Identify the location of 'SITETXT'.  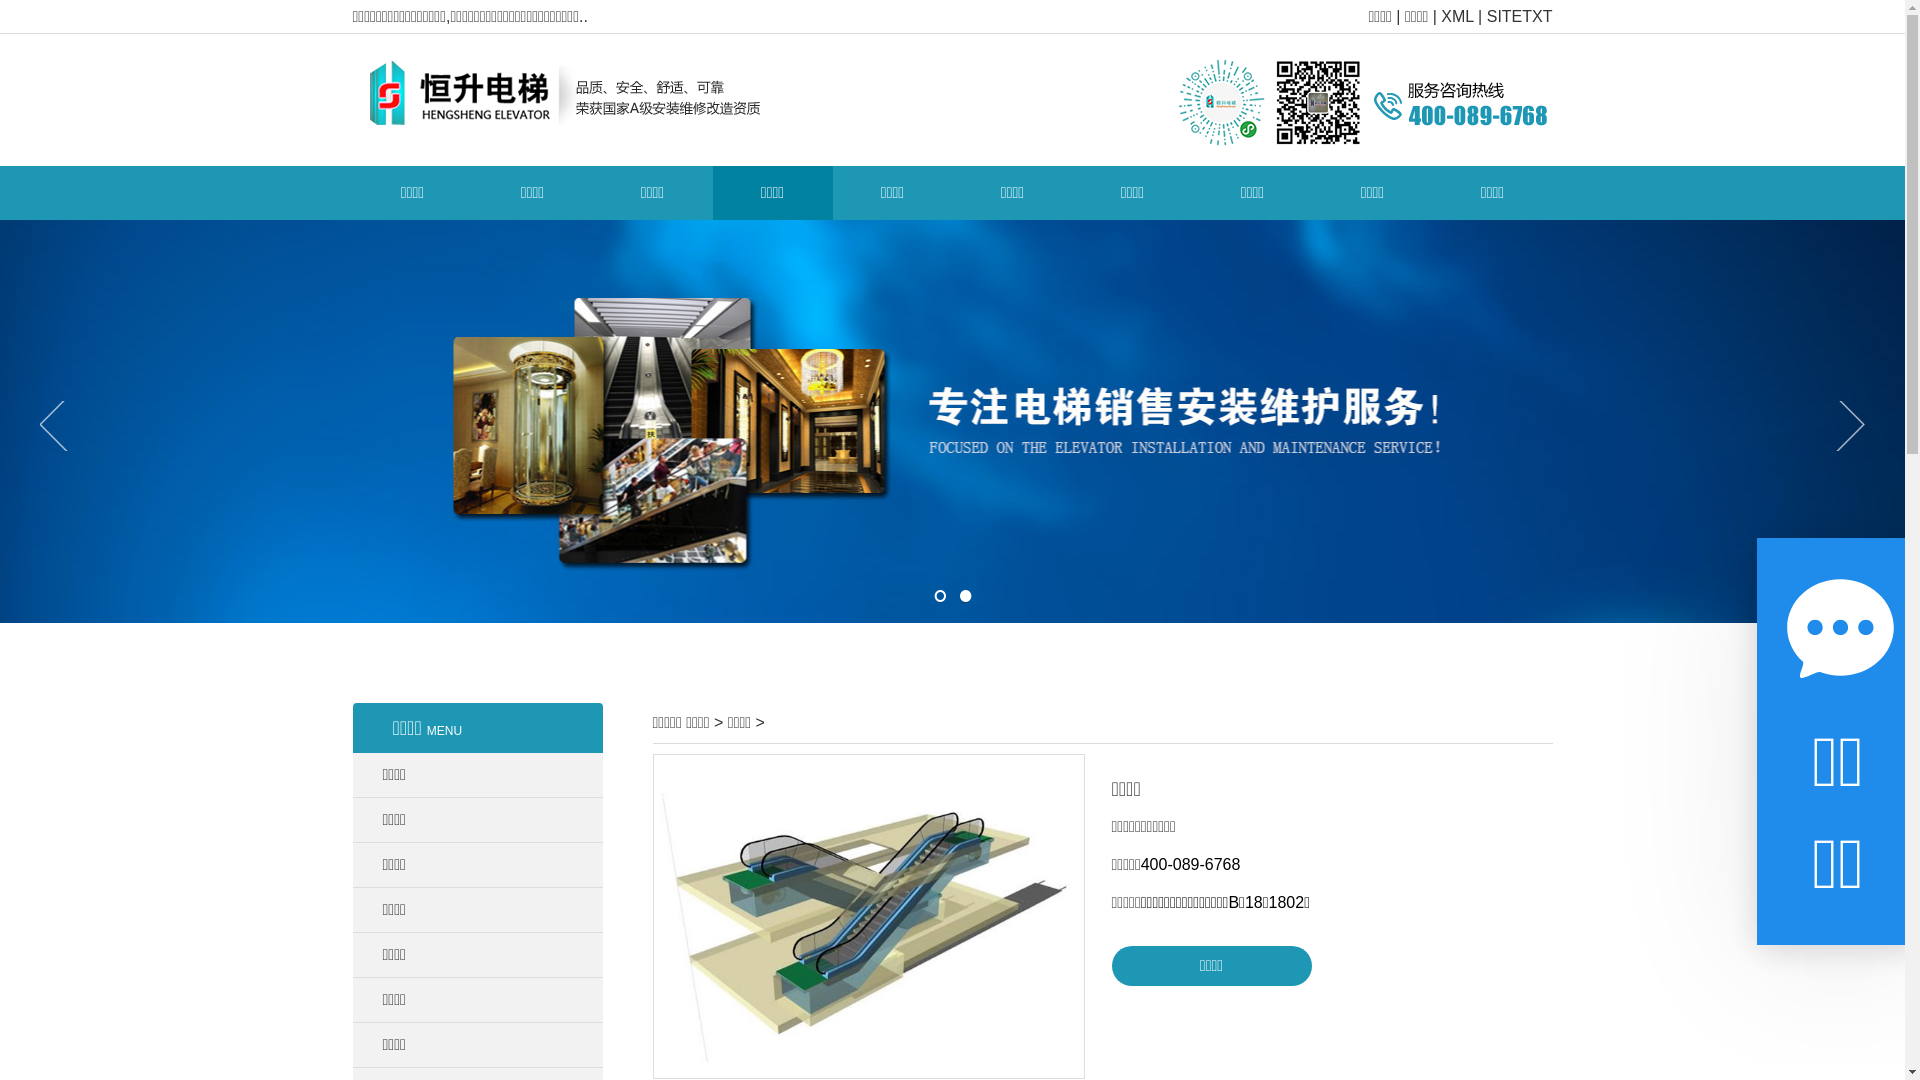
(1520, 16).